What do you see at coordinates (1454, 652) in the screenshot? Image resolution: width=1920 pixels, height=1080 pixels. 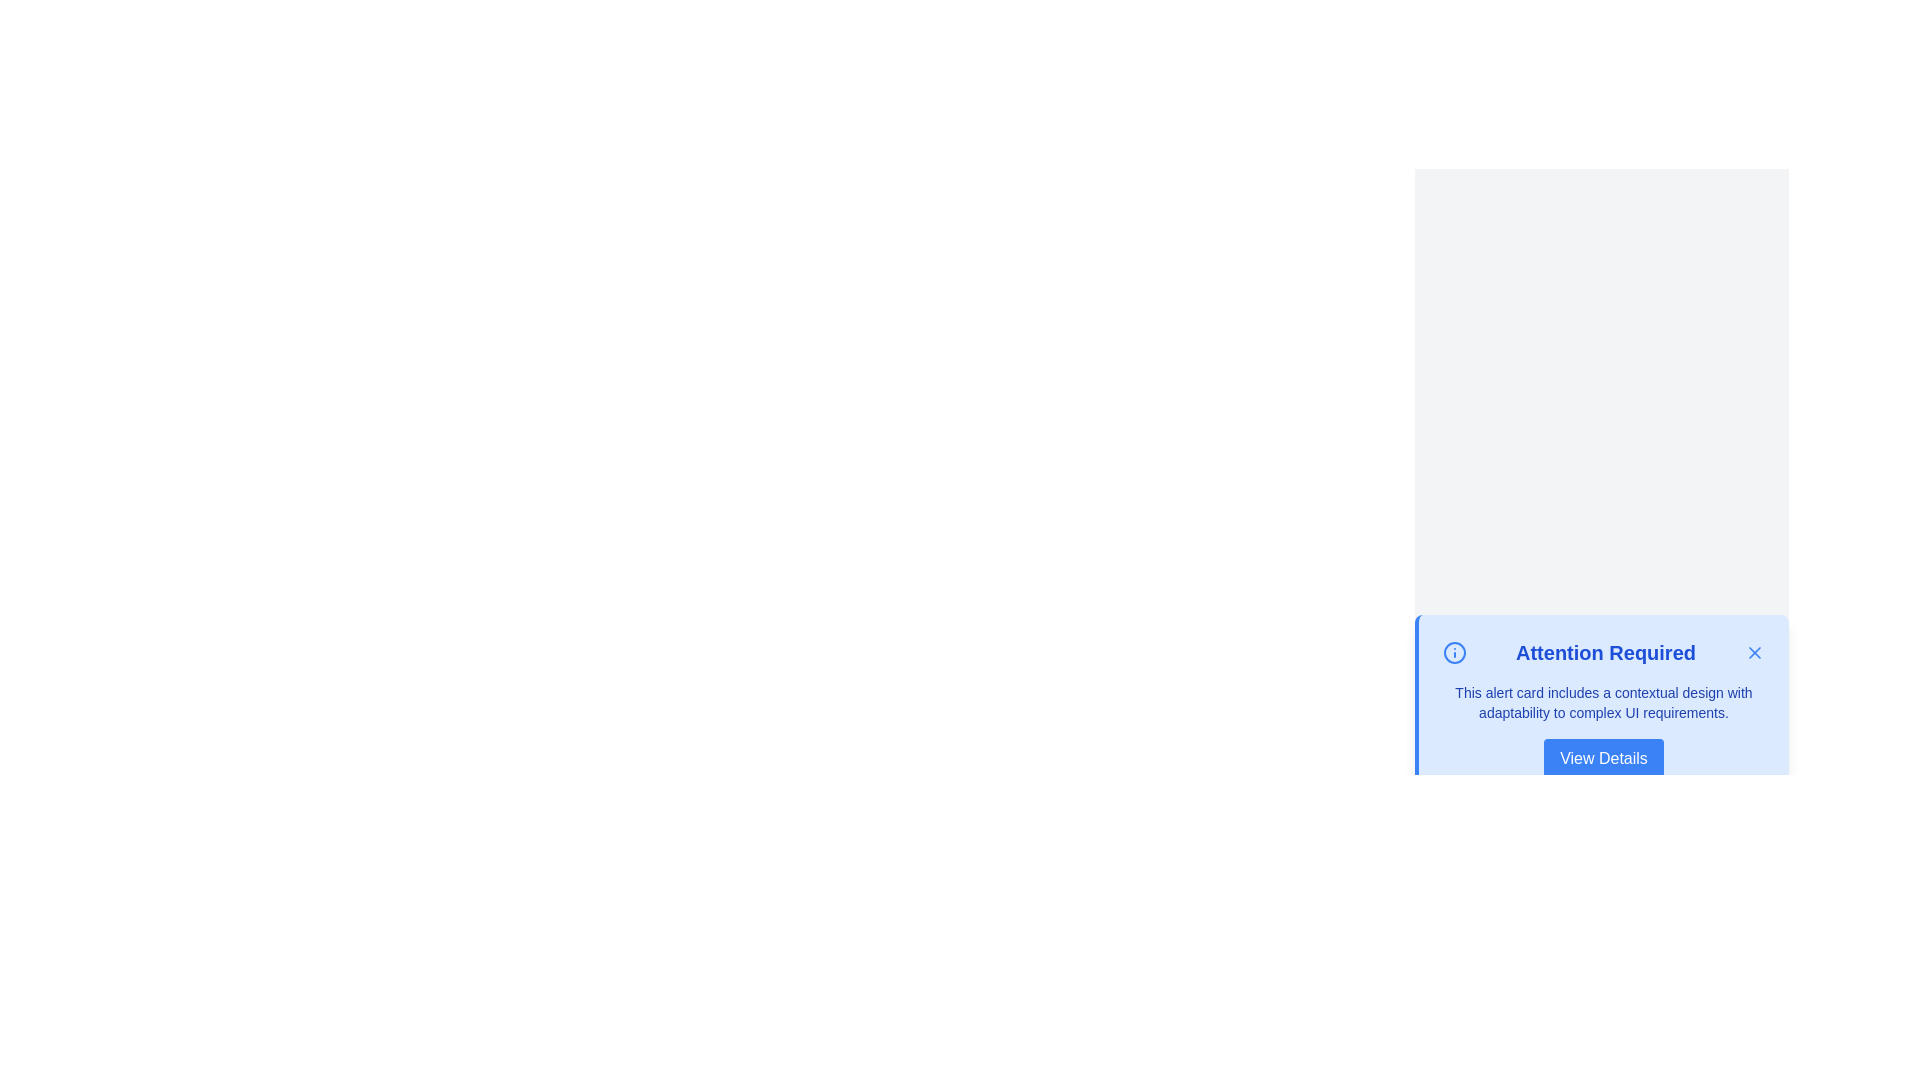 I see `the blue circular SVG element with a white interior and defined border, located adjacent to the 'Attention Required' text in the alert card` at bounding box center [1454, 652].